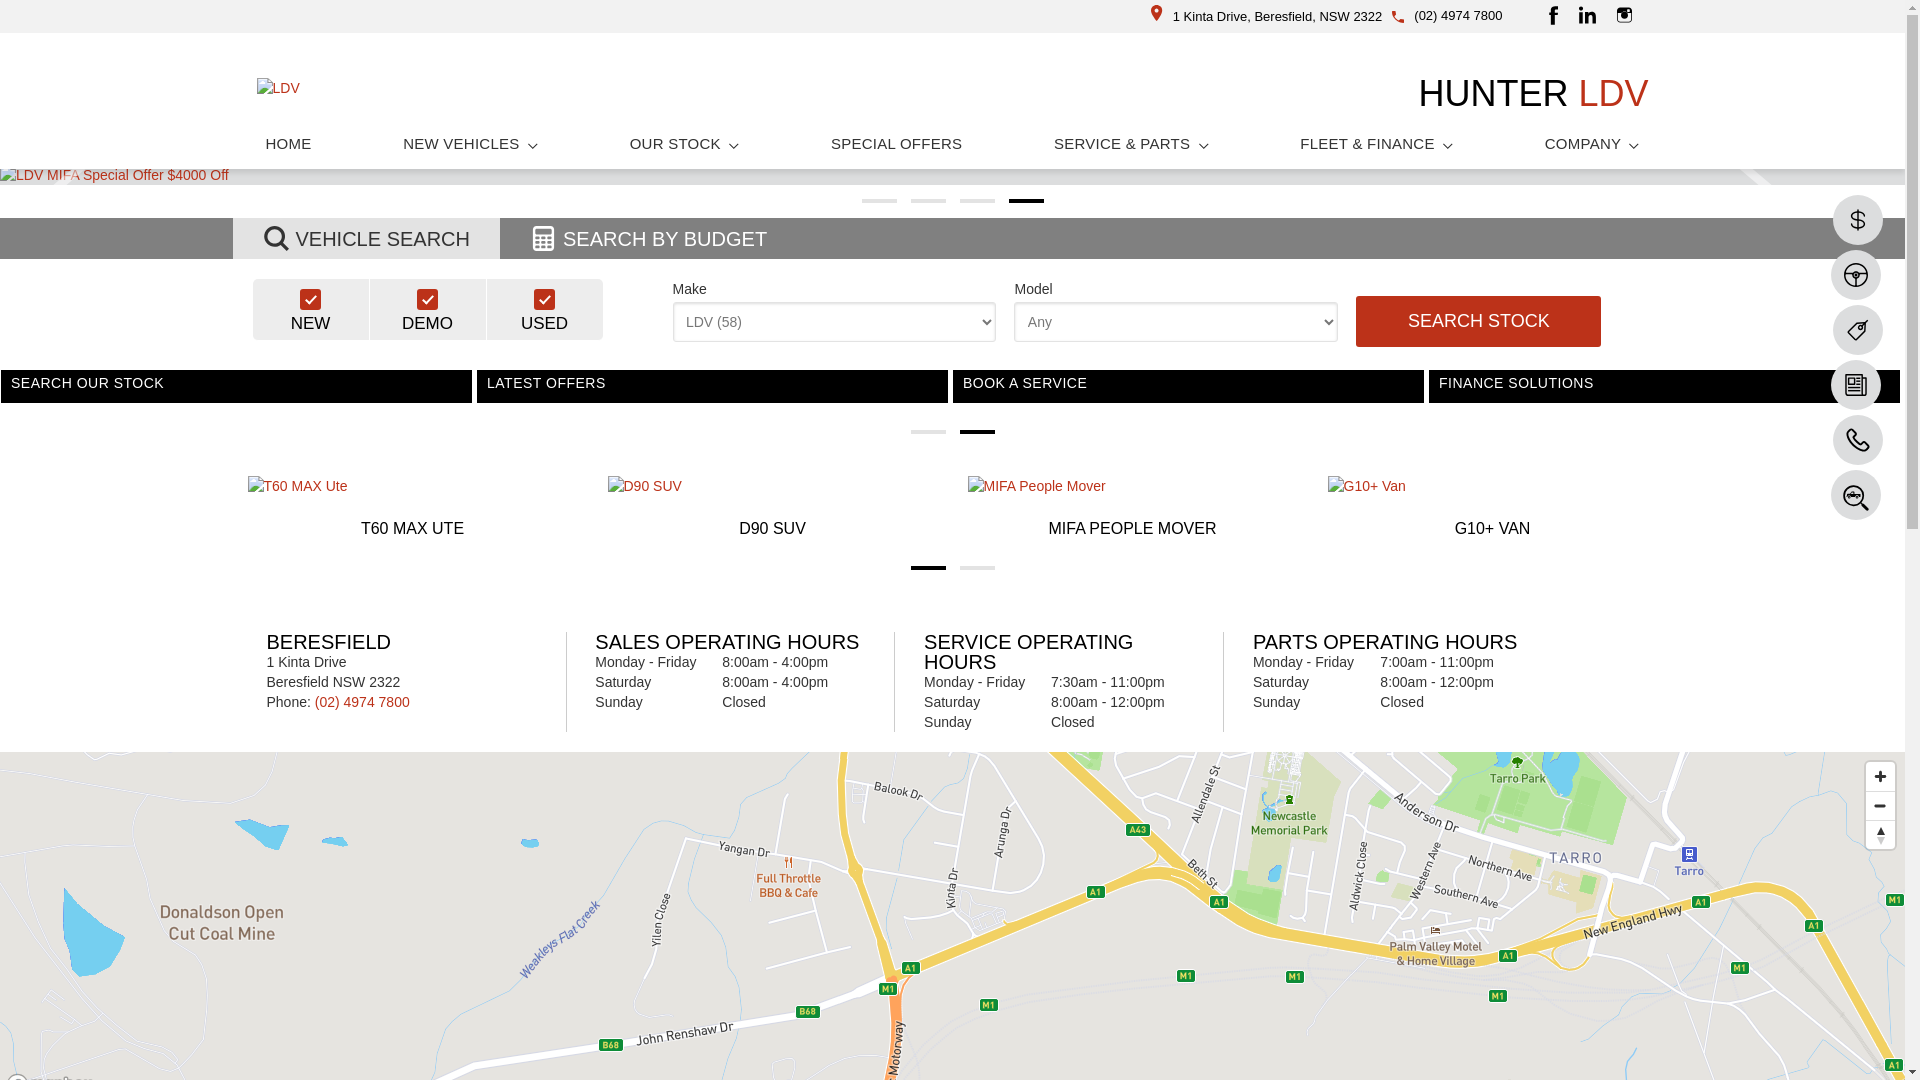  Describe the element at coordinates (1131, 142) in the screenshot. I see `'SERVICE & PARTS'` at that location.